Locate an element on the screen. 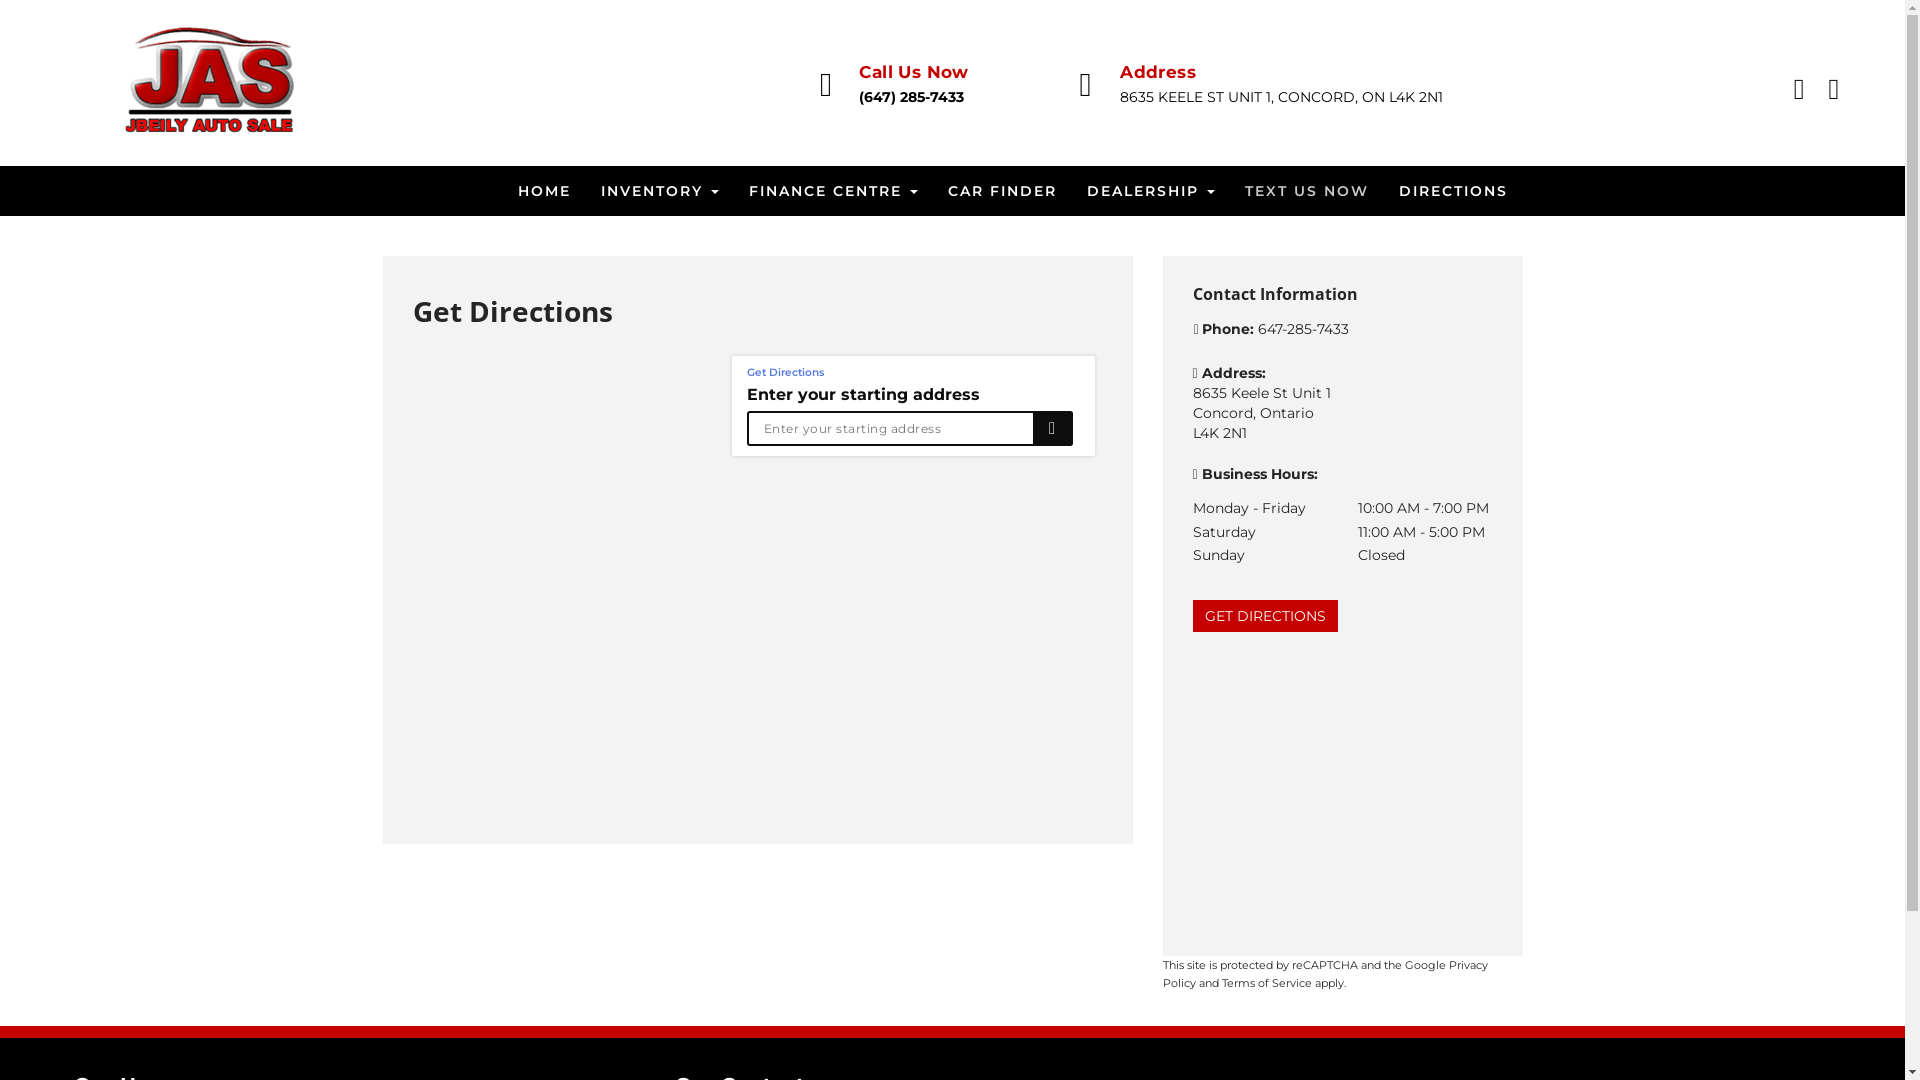 Image resolution: width=1920 pixels, height=1080 pixels. 'HOME' is located at coordinates (502, 191).